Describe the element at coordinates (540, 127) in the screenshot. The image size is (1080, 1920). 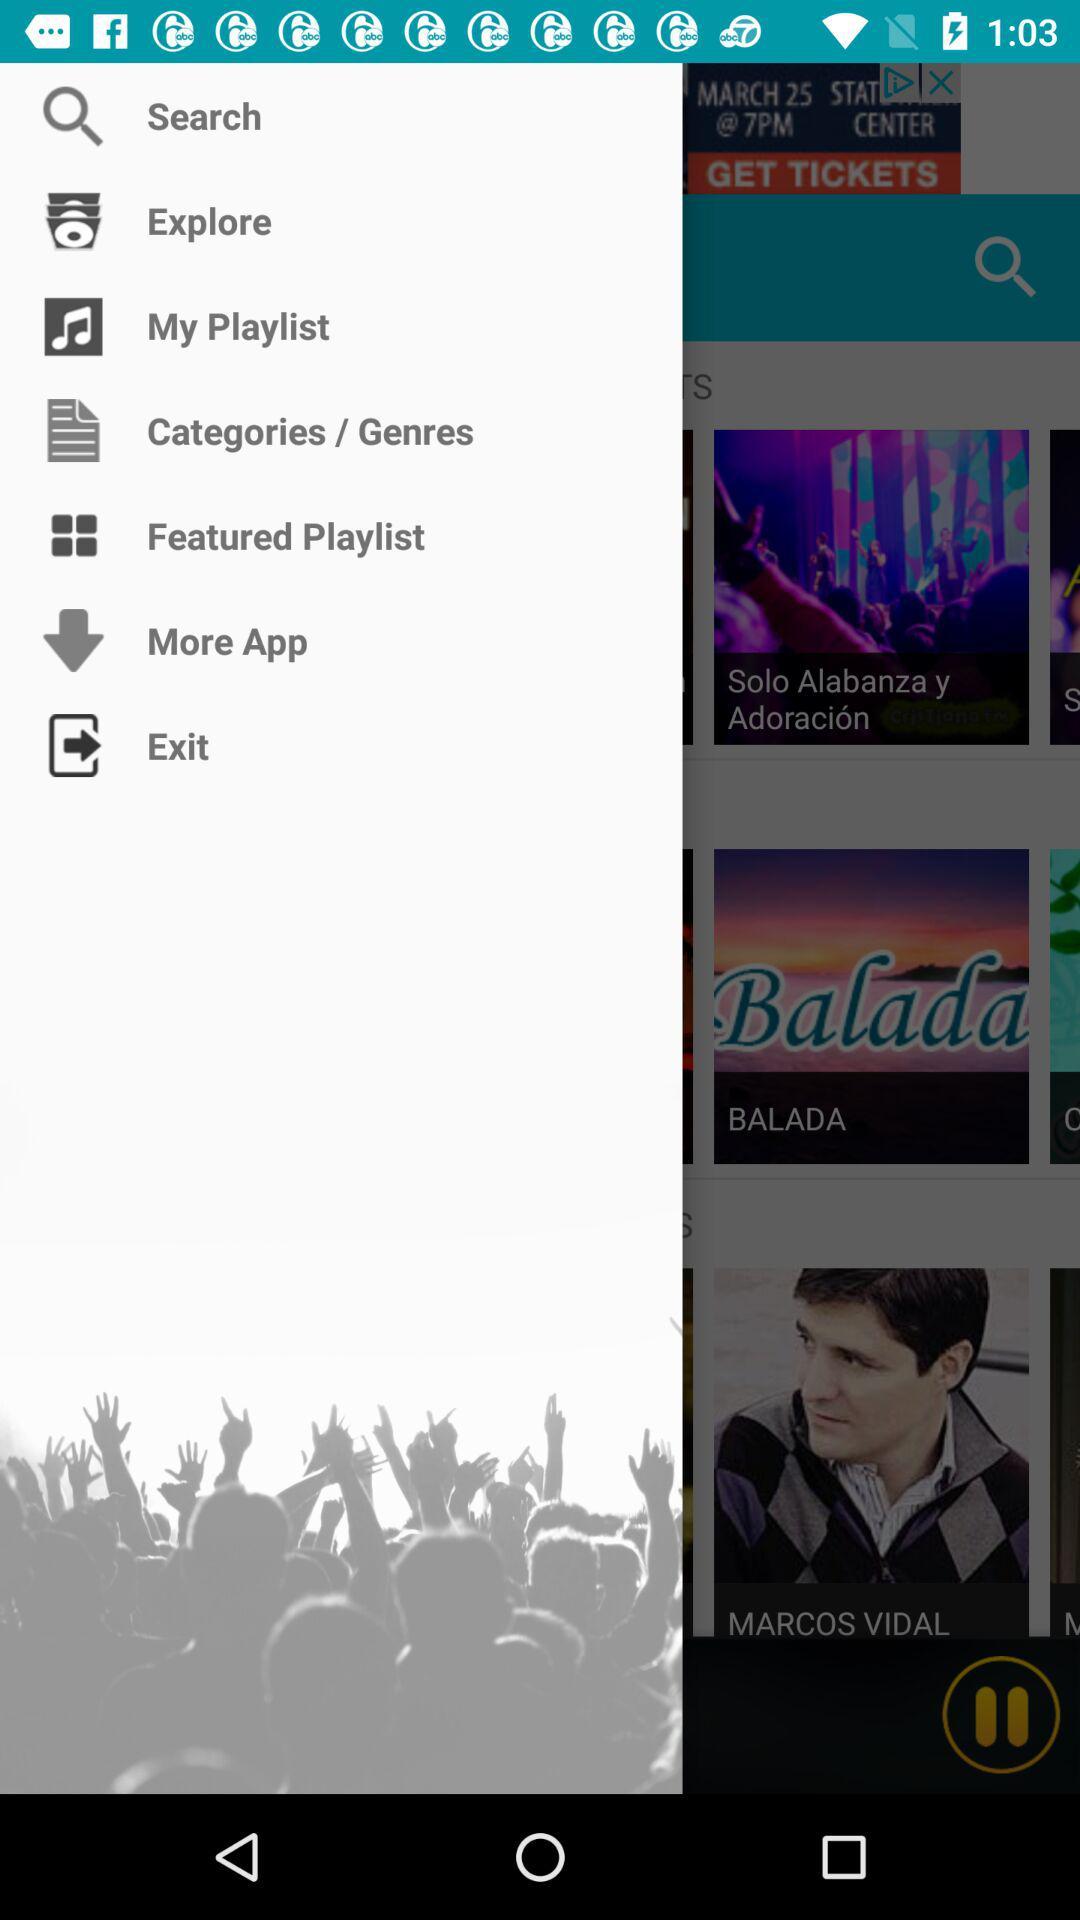
I see `searching bar` at that location.